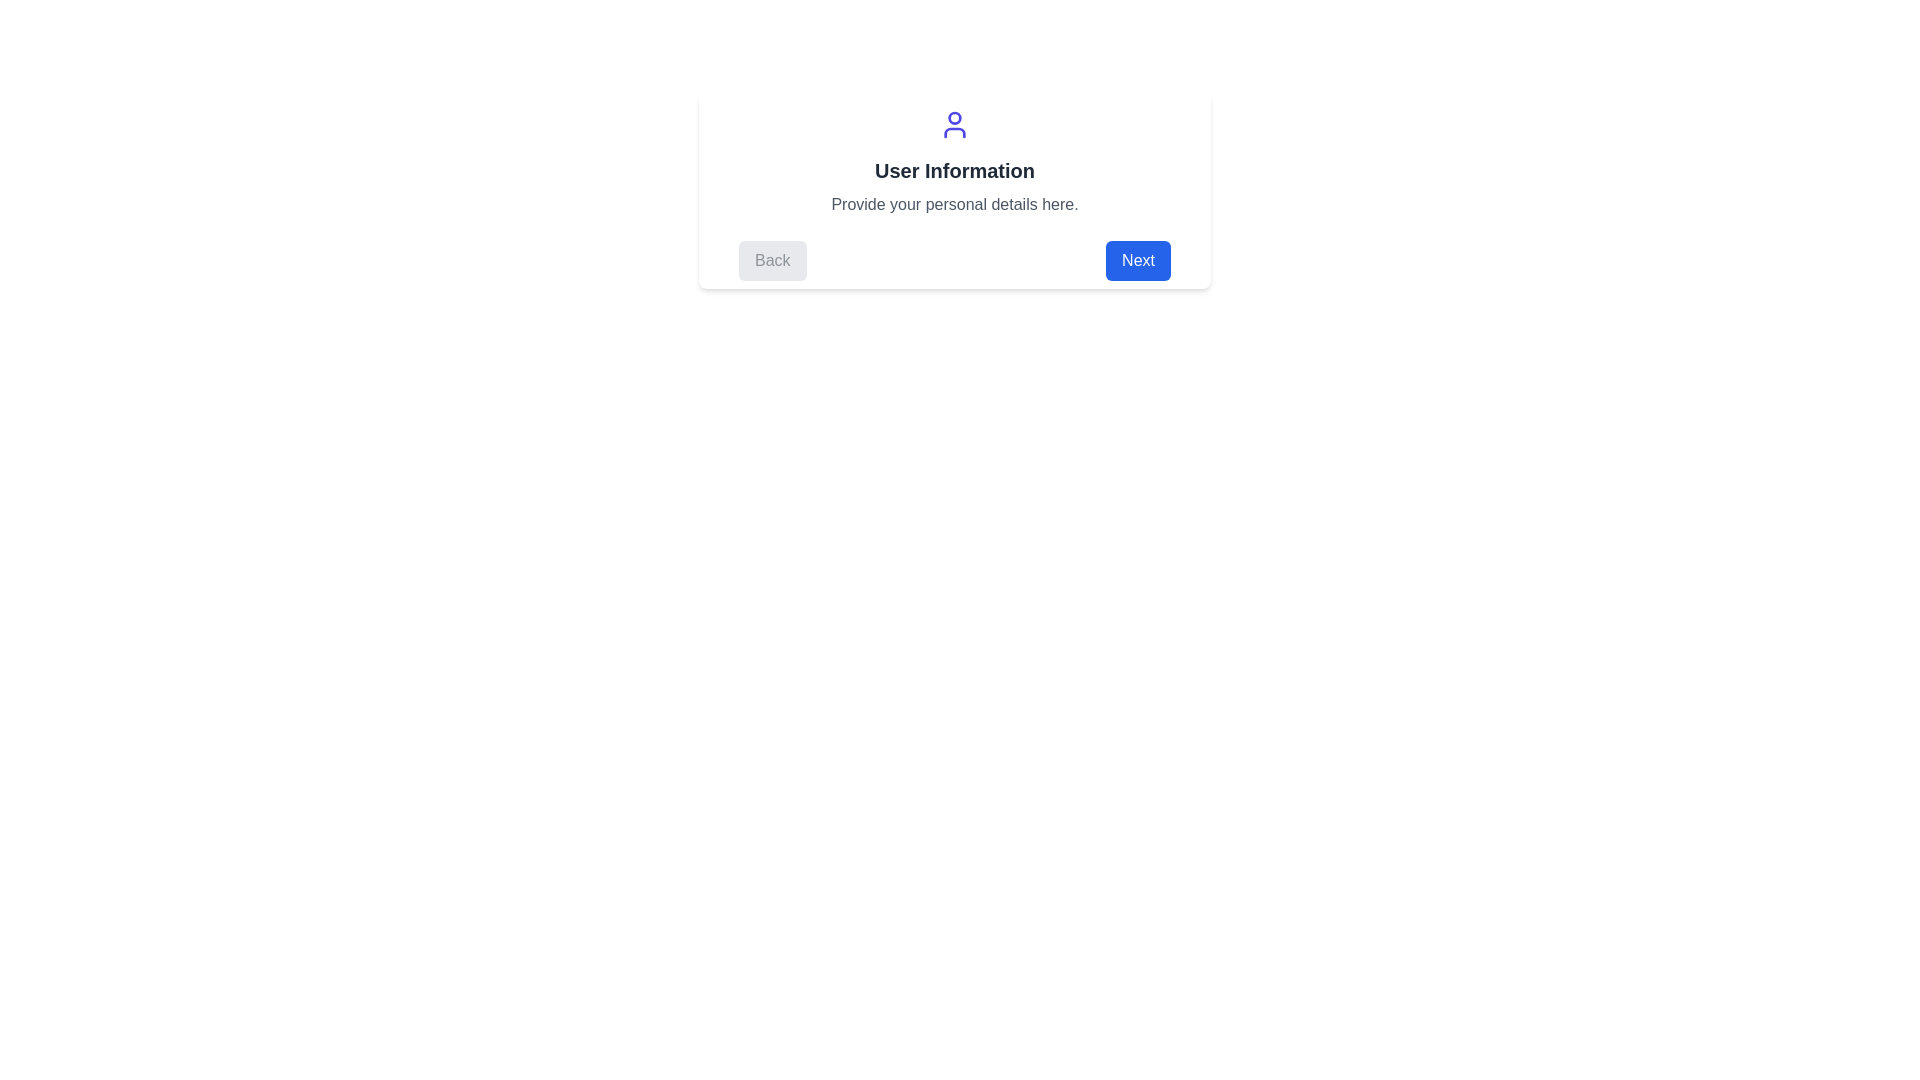 The height and width of the screenshot is (1080, 1920). Describe the element at coordinates (1137, 260) in the screenshot. I see `the 'Next' button to navigate to the next step` at that location.